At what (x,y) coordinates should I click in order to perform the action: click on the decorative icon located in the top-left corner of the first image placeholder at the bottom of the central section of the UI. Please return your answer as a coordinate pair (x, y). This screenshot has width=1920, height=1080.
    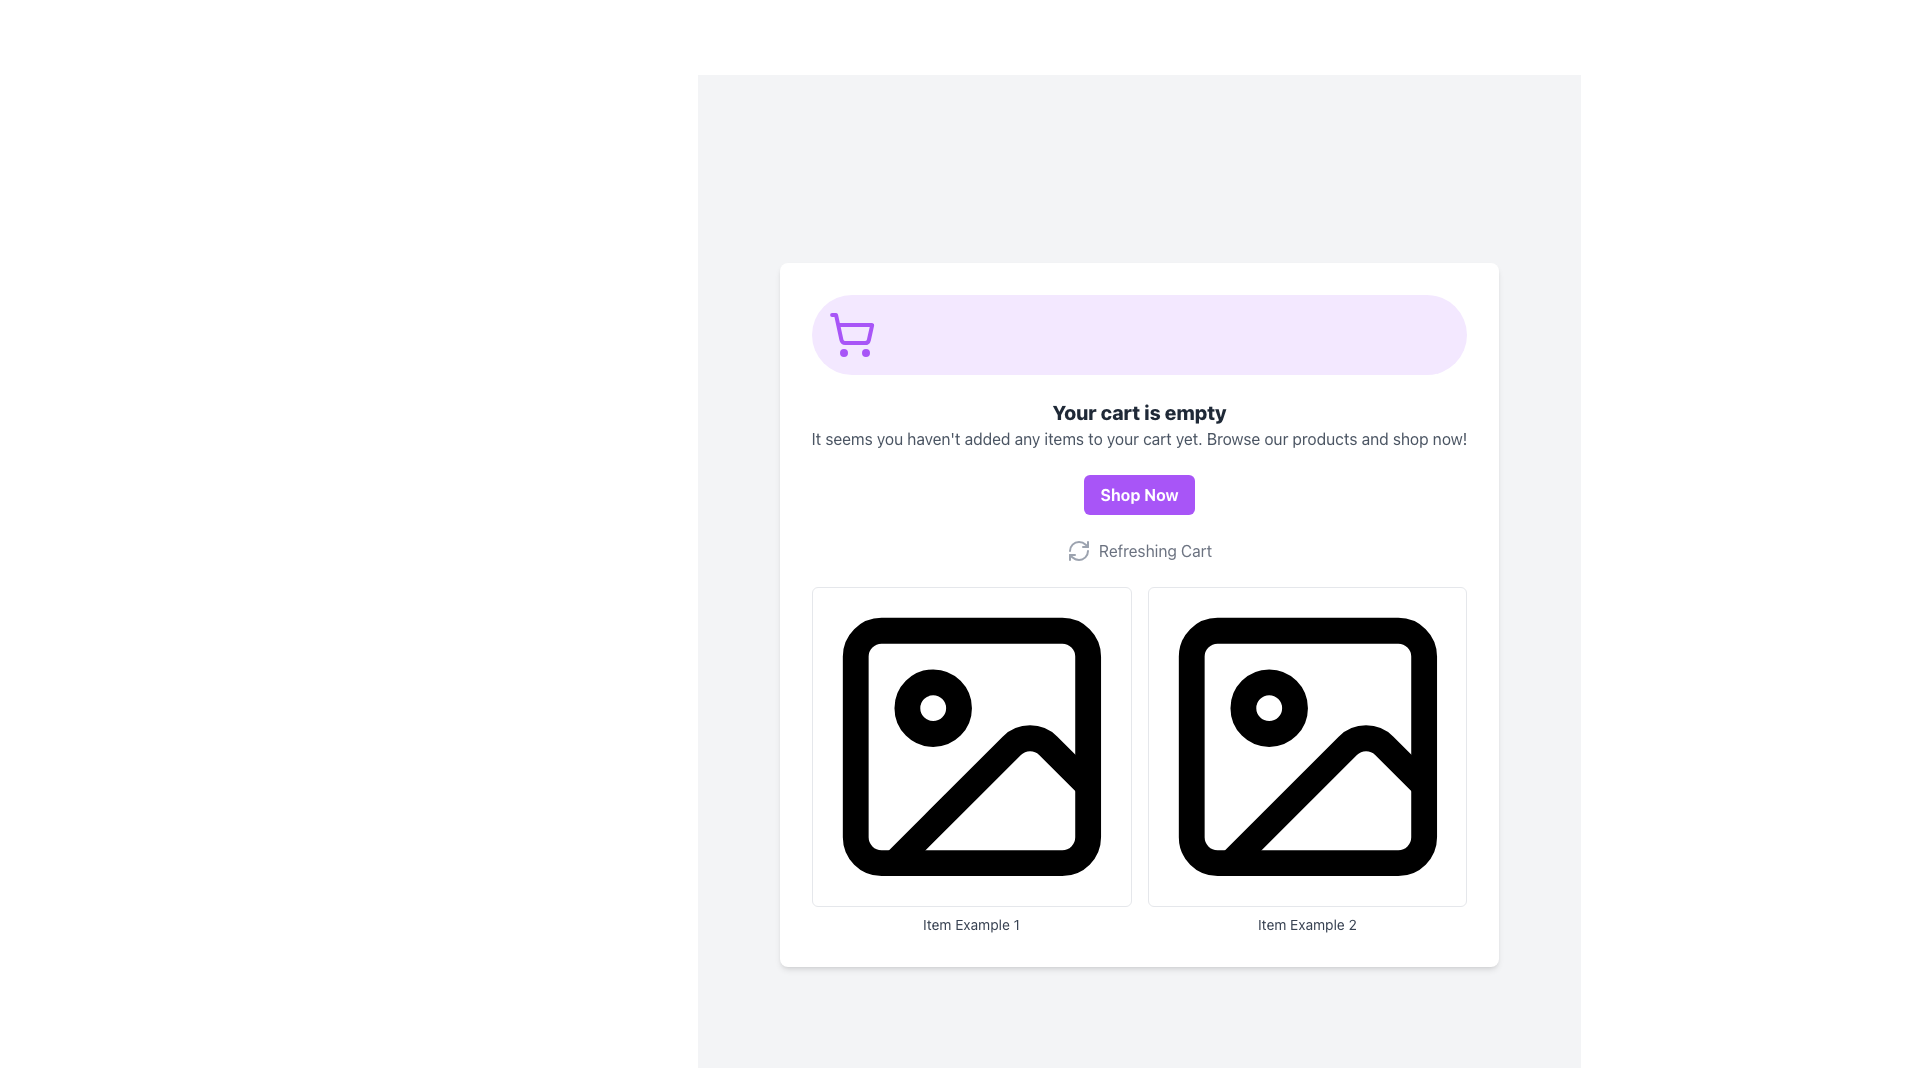
    Looking at the image, I should click on (931, 707).